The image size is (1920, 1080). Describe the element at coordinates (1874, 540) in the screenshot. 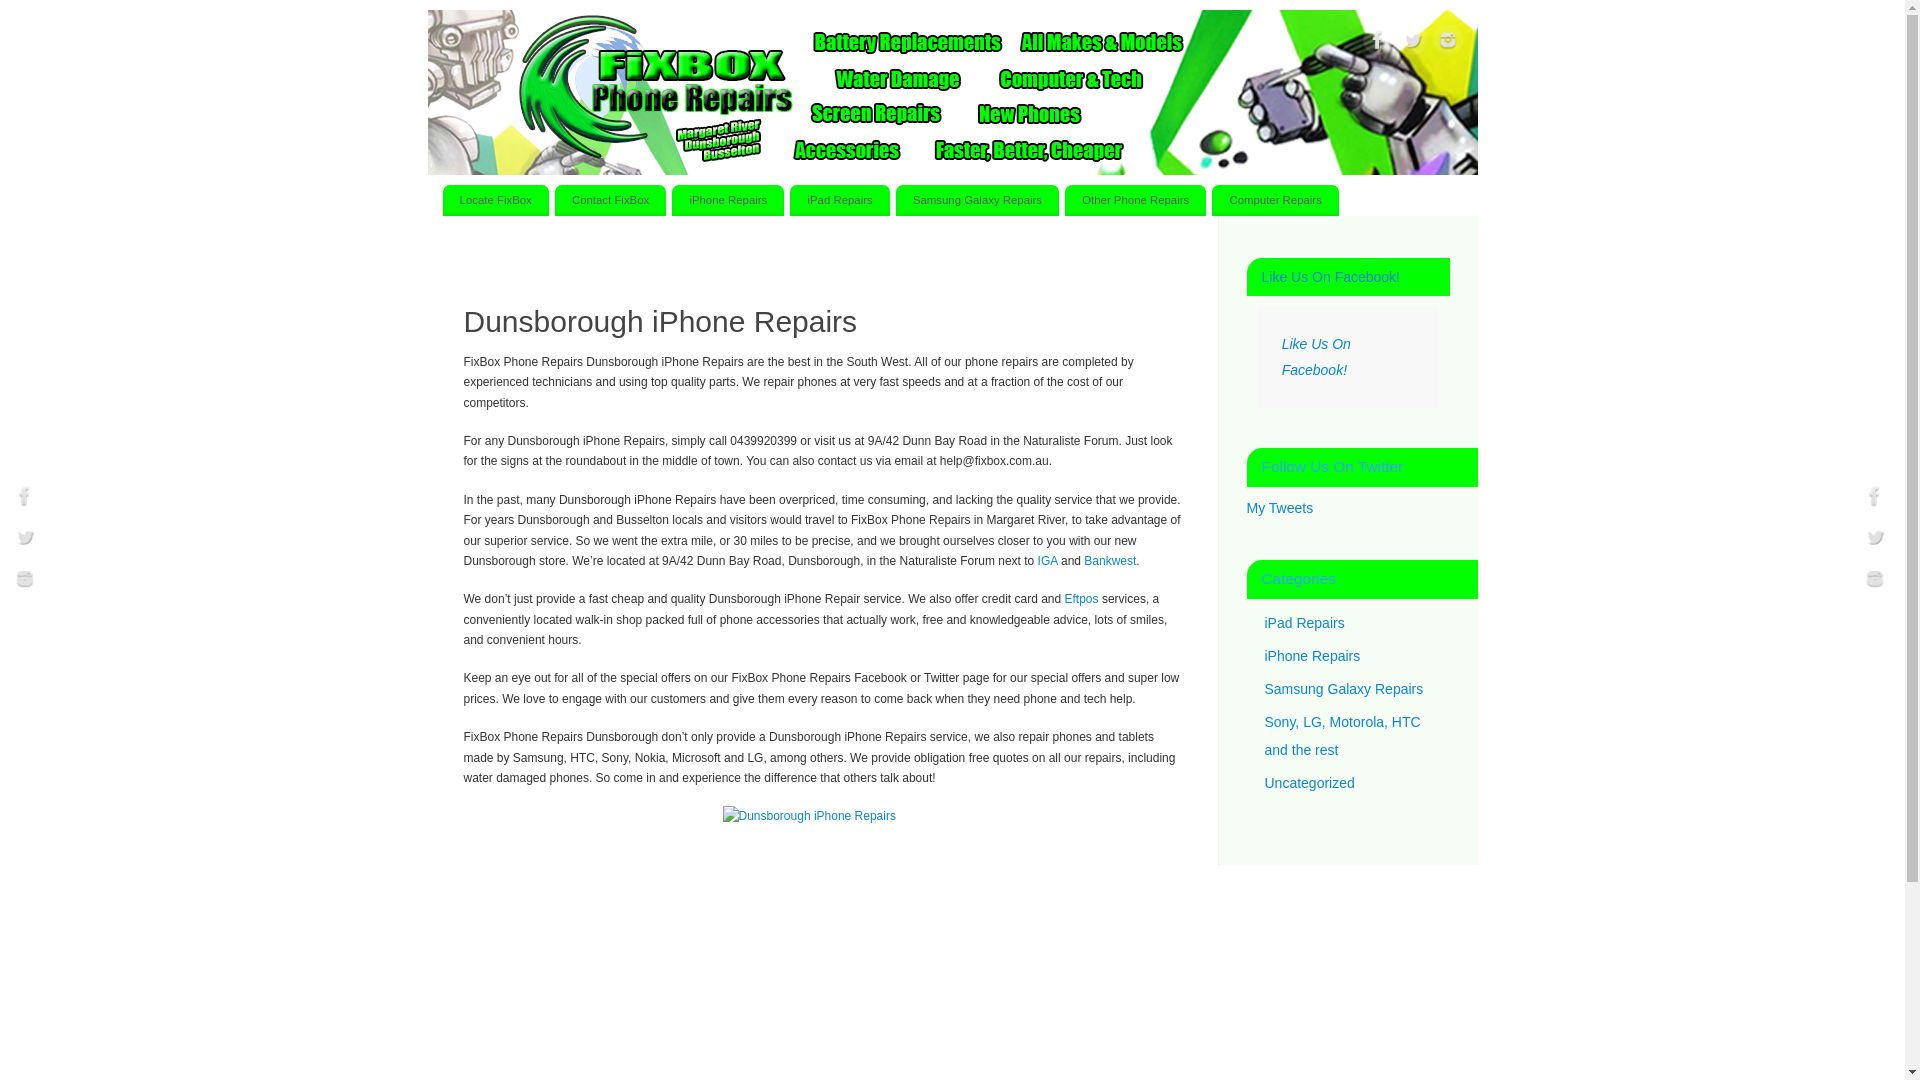

I see `'Twitter'` at that location.